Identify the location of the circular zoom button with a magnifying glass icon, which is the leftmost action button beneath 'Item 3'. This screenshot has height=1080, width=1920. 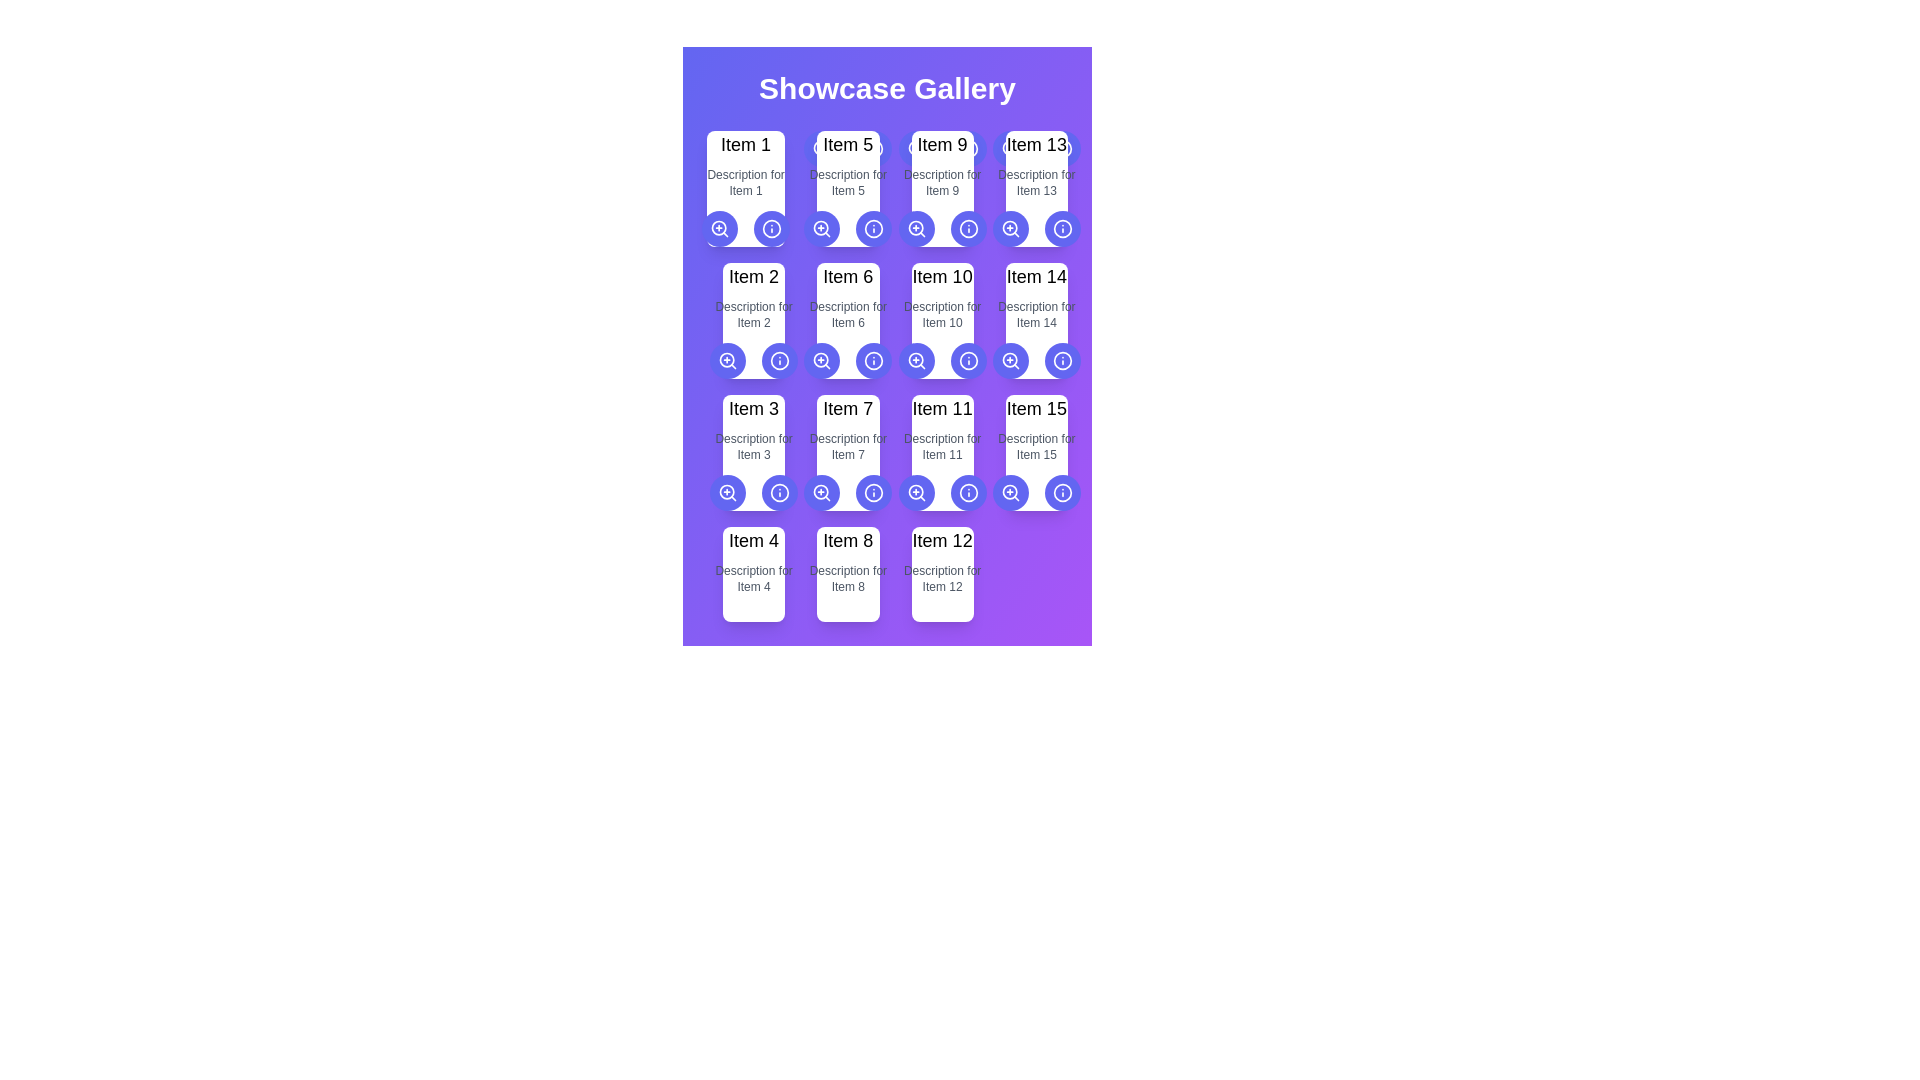
(727, 493).